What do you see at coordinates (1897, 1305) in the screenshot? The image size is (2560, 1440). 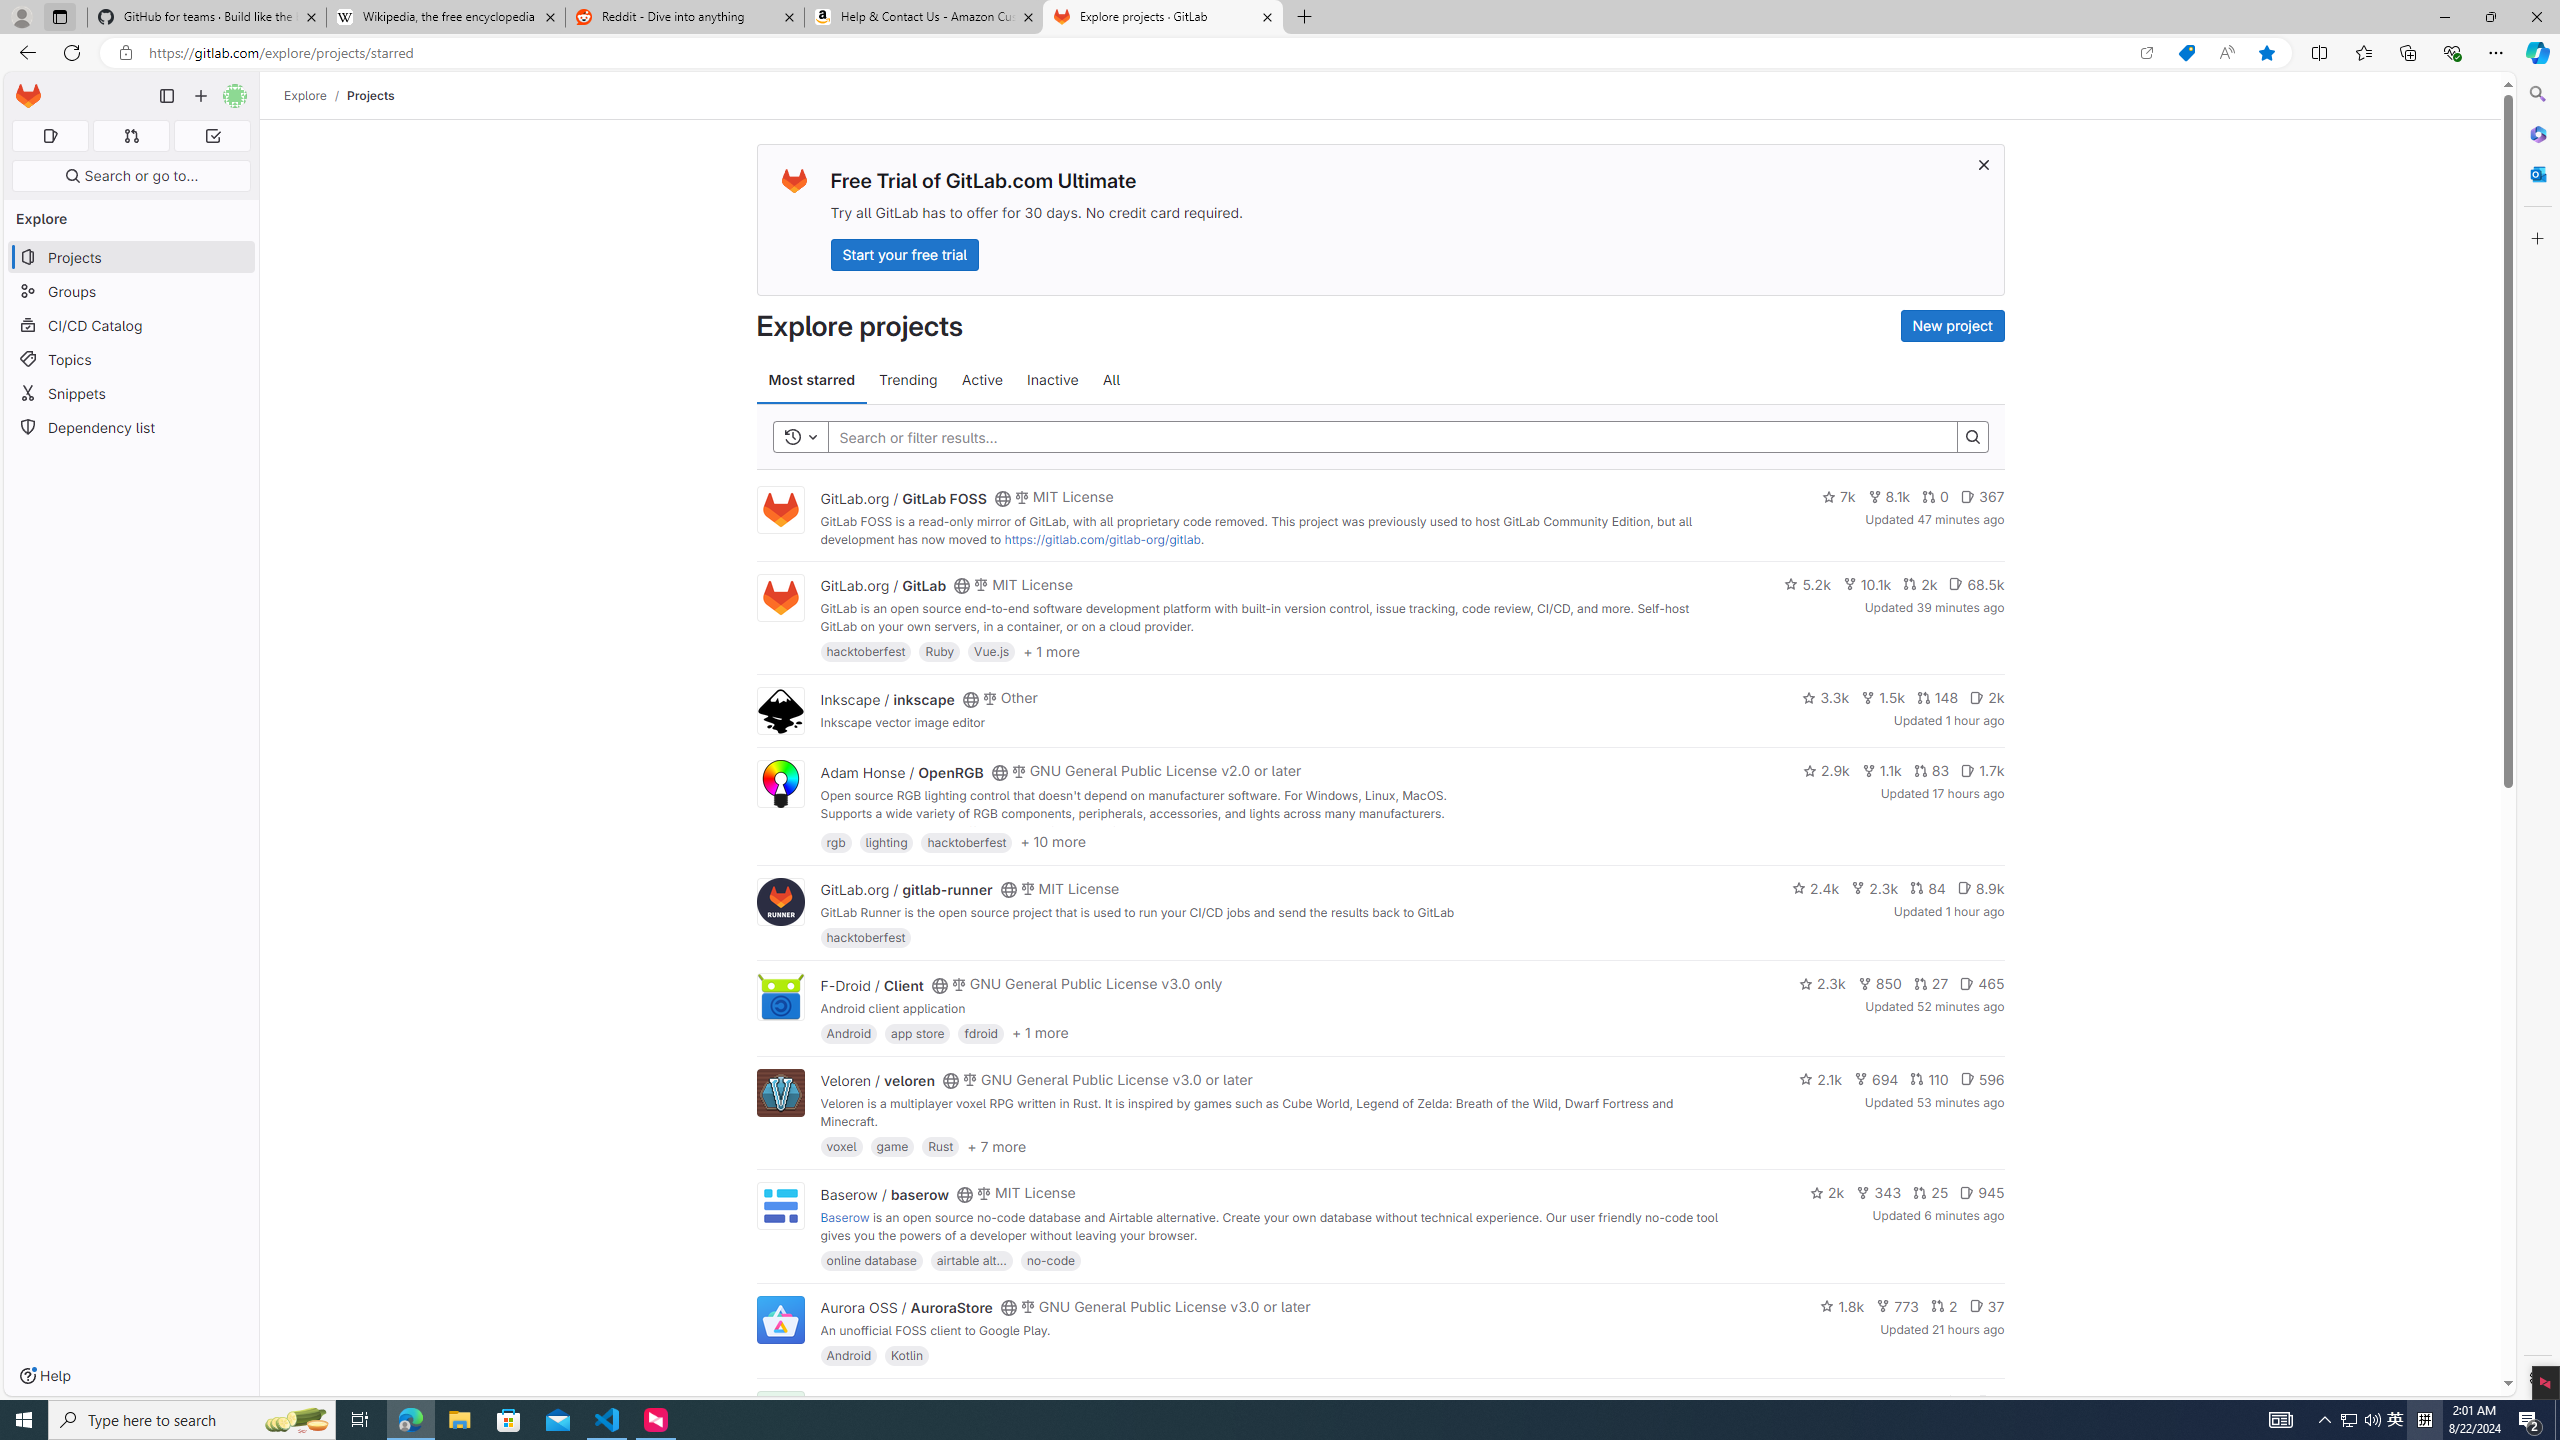 I see `'773'` at bounding box center [1897, 1305].